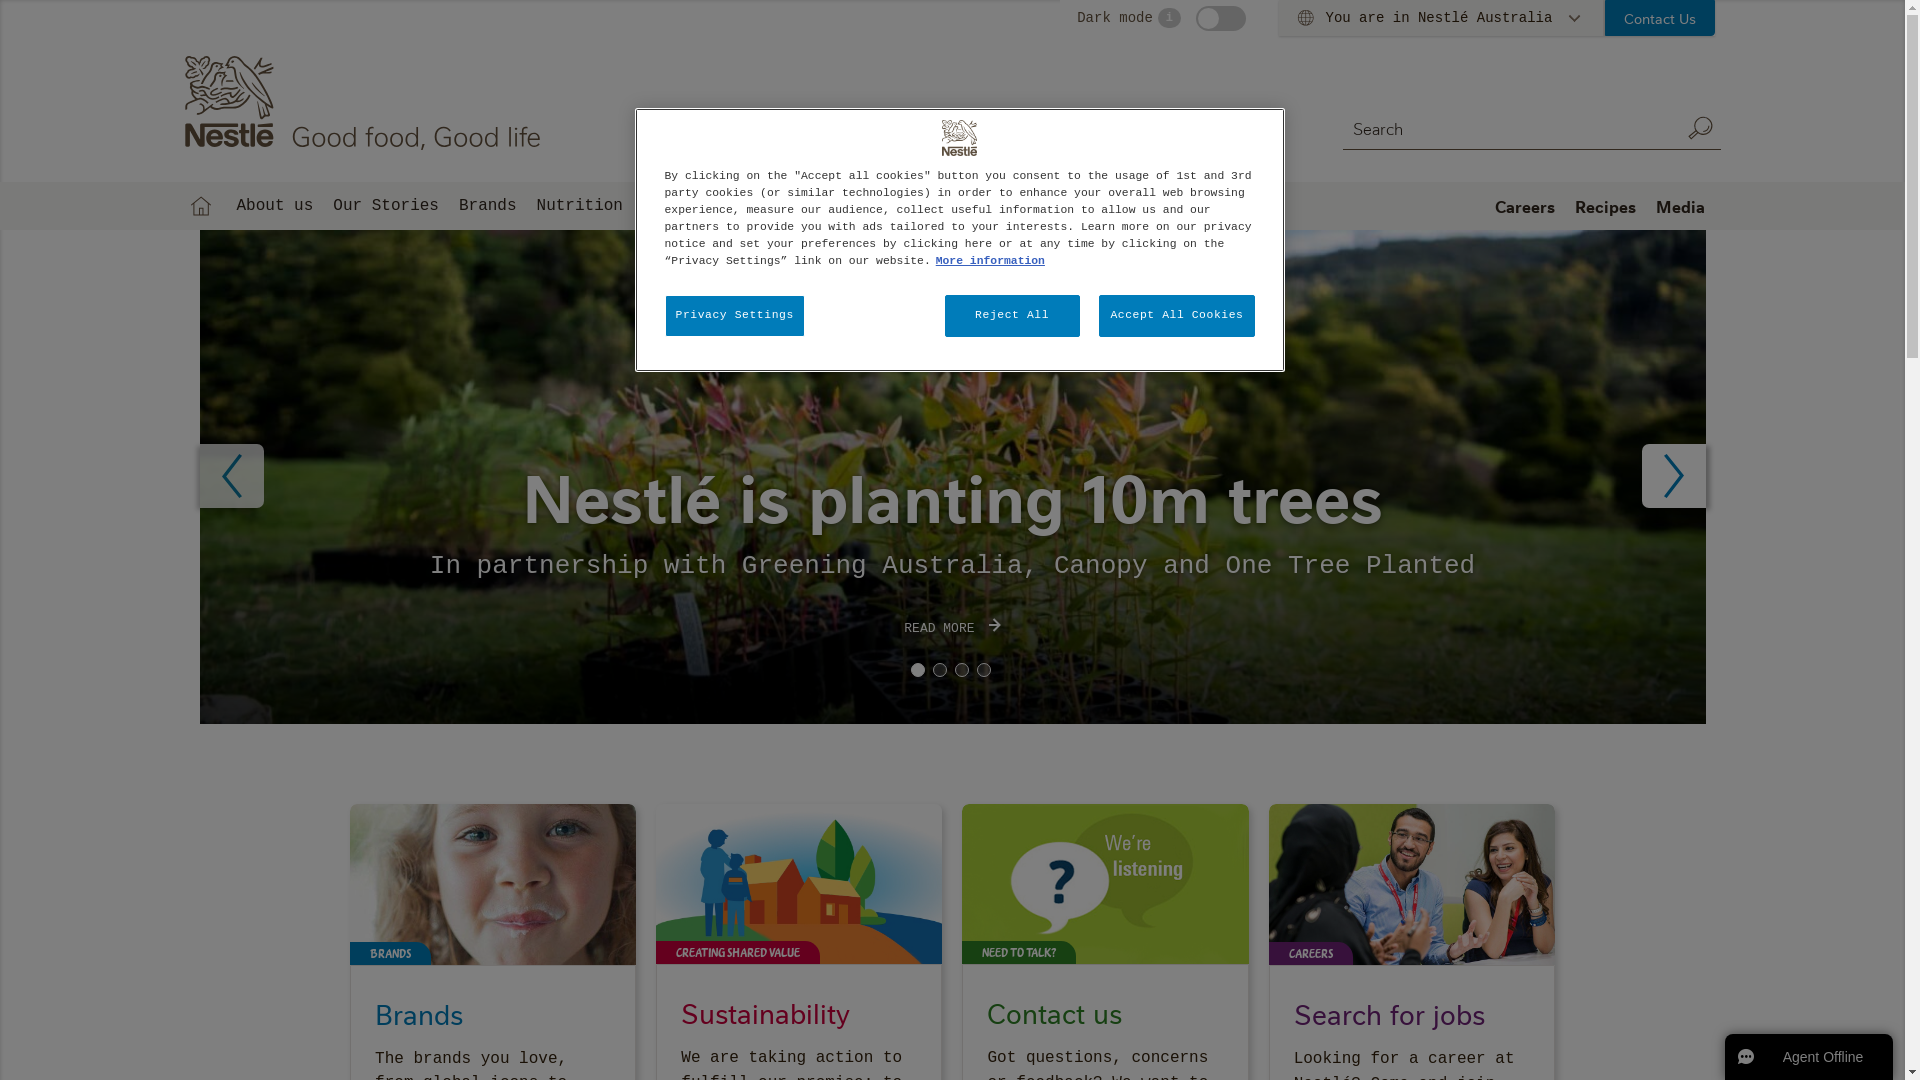 This screenshot has height=1080, width=1920. What do you see at coordinates (200, 205) in the screenshot?
I see `'Home'` at bounding box center [200, 205].